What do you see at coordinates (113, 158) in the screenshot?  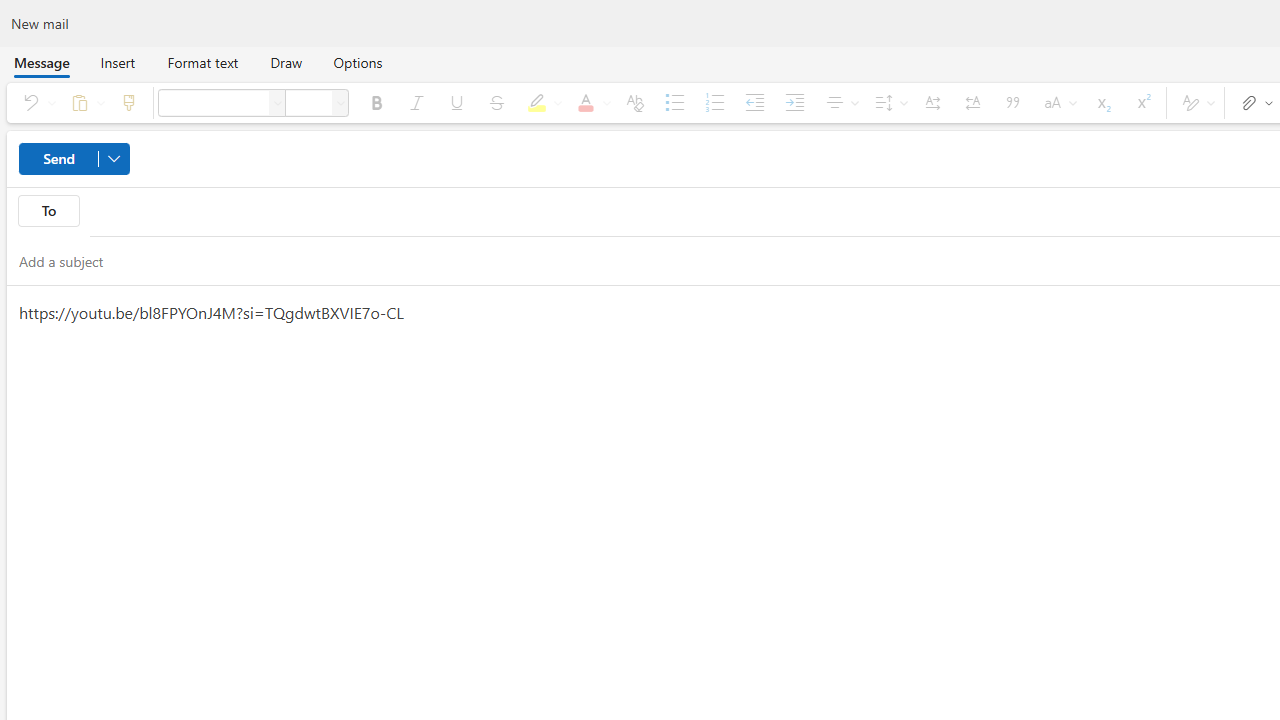 I see `'More send options'` at bounding box center [113, 158].